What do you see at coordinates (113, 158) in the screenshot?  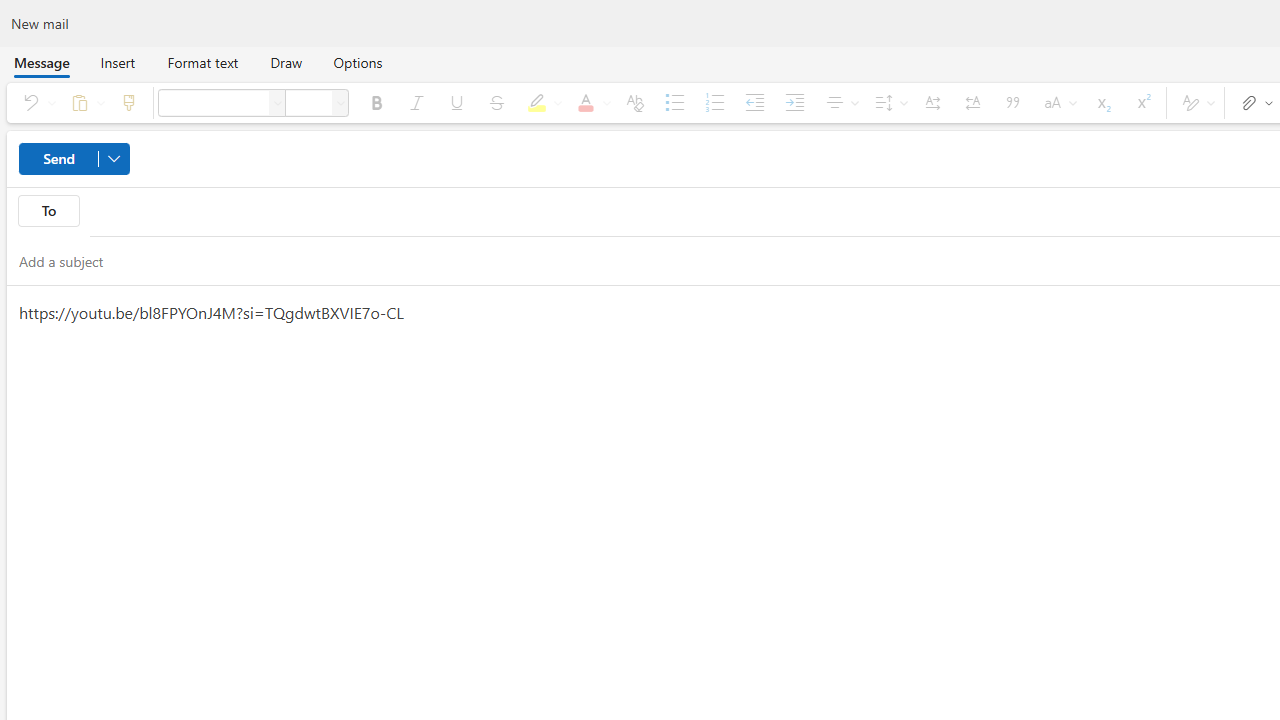 I see `'More send options'` at bounding box center [113, 158].